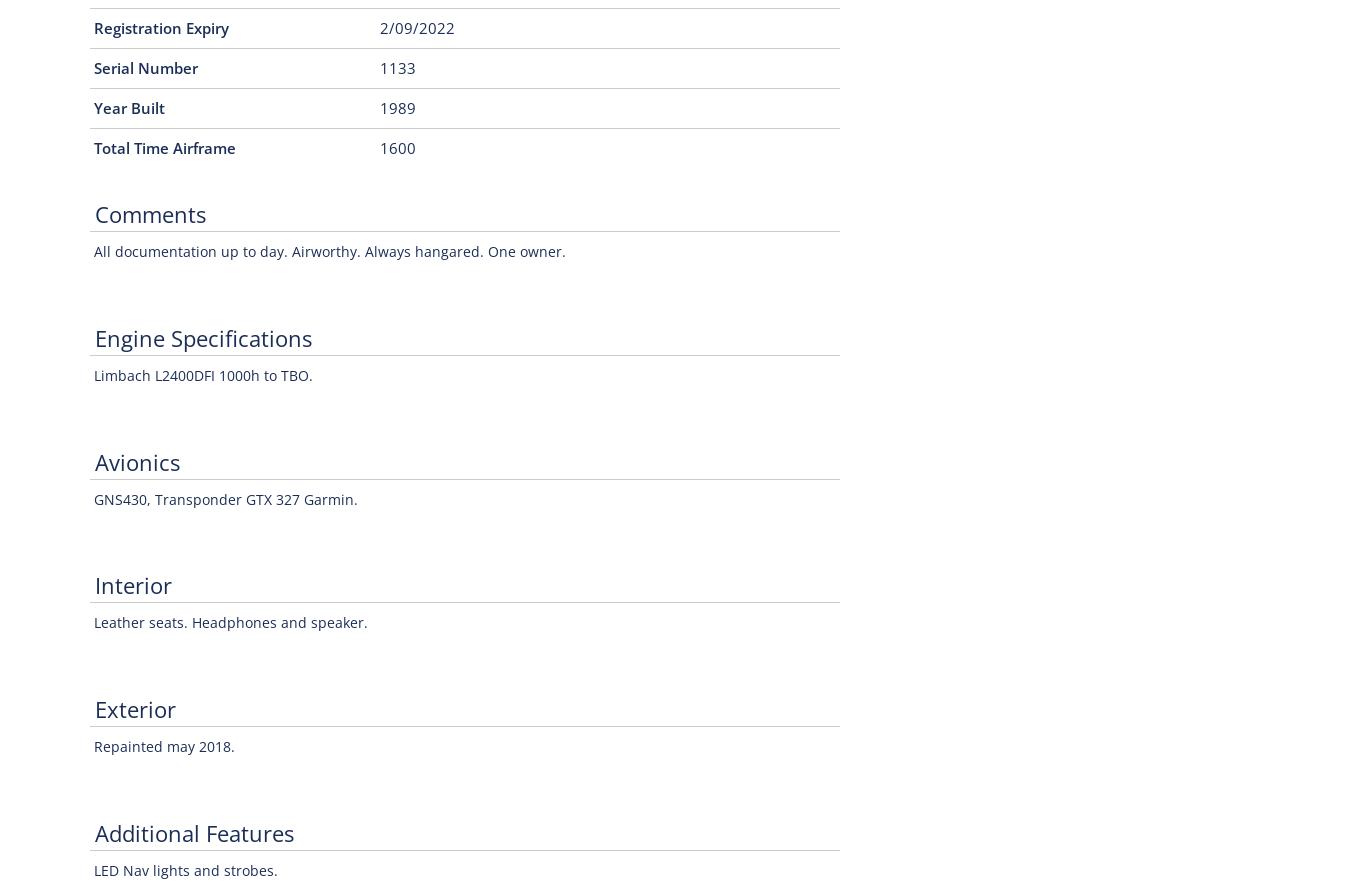 The height and width of the screenshot is (895, 1350). I want to click on 'All documentation up to day. Airworthy. Always hangared. One owner.', so click(92, 251).